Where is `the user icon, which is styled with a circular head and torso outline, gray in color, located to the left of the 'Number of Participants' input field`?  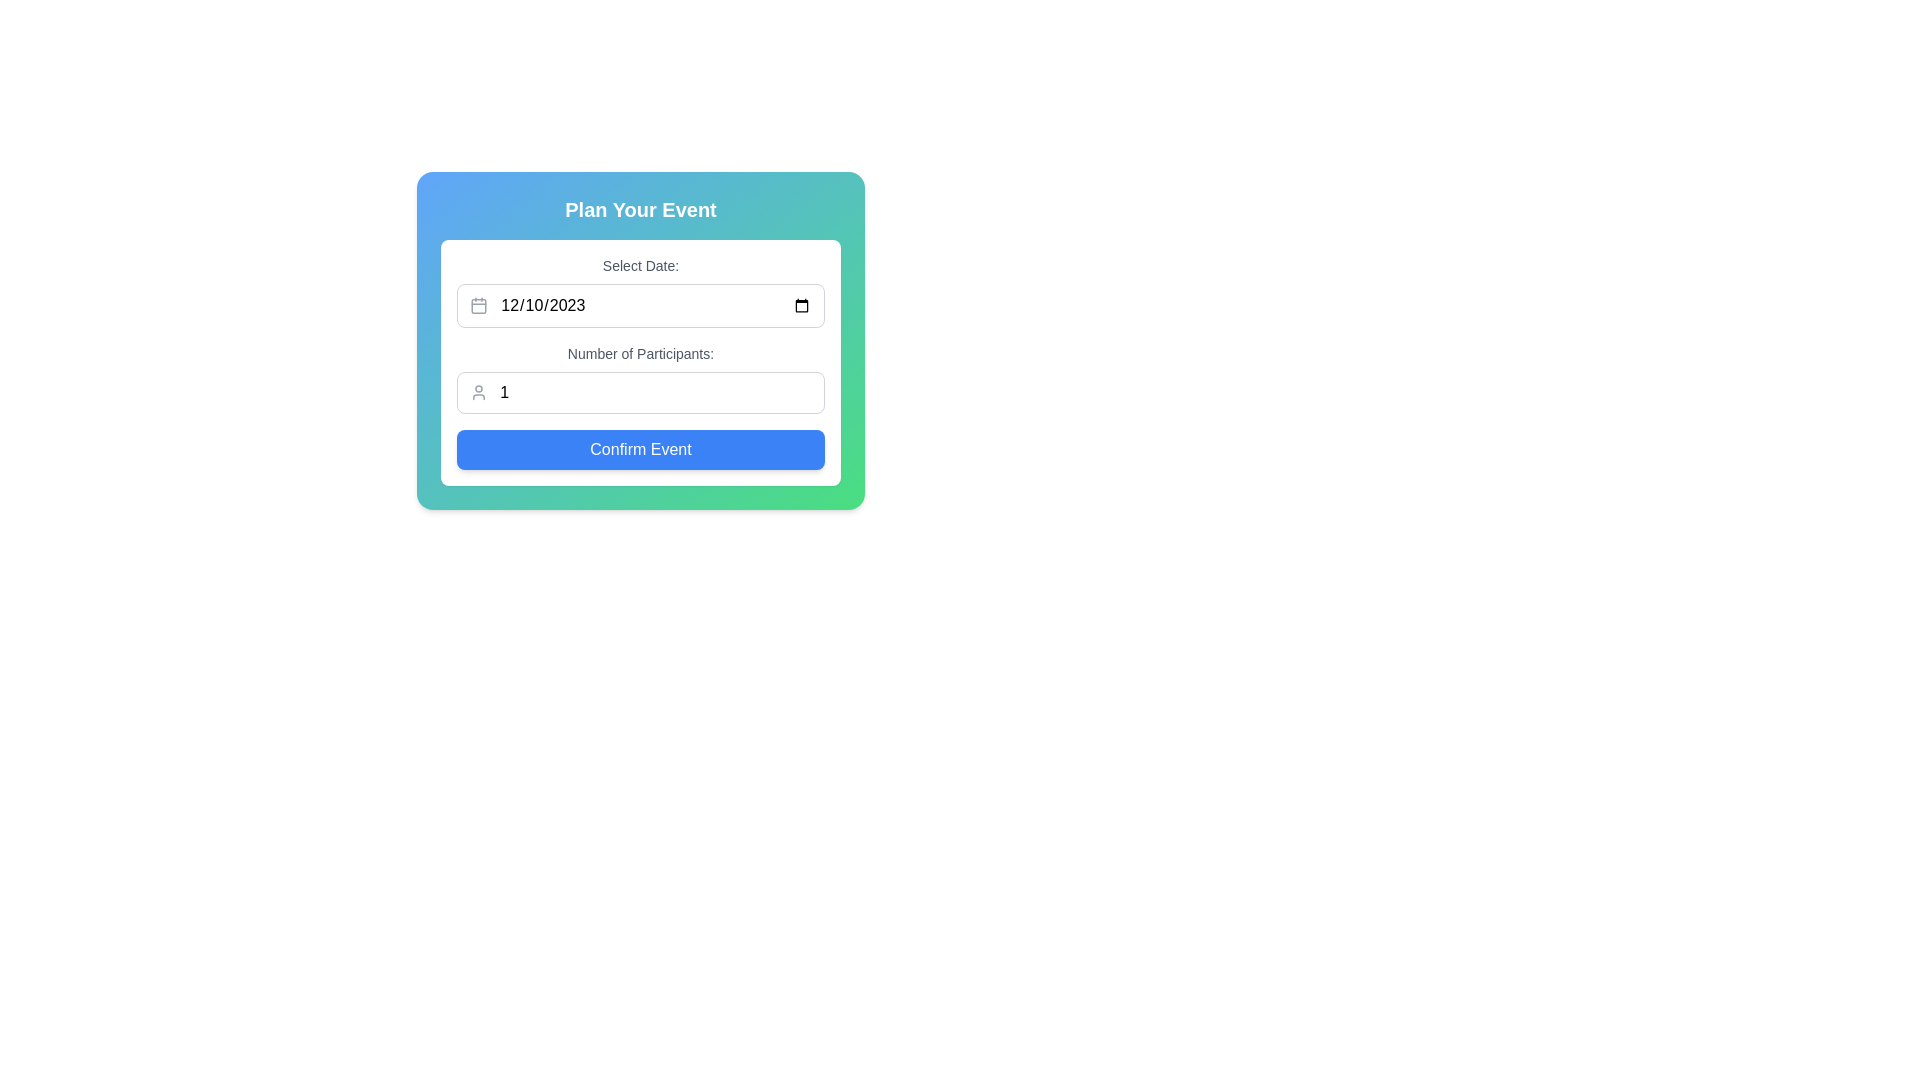 the user icon, which is styled with a circular head and torso outline, gray in color, located to the left of the 'Number of Participants' input field is located at coordinates (478, 393).